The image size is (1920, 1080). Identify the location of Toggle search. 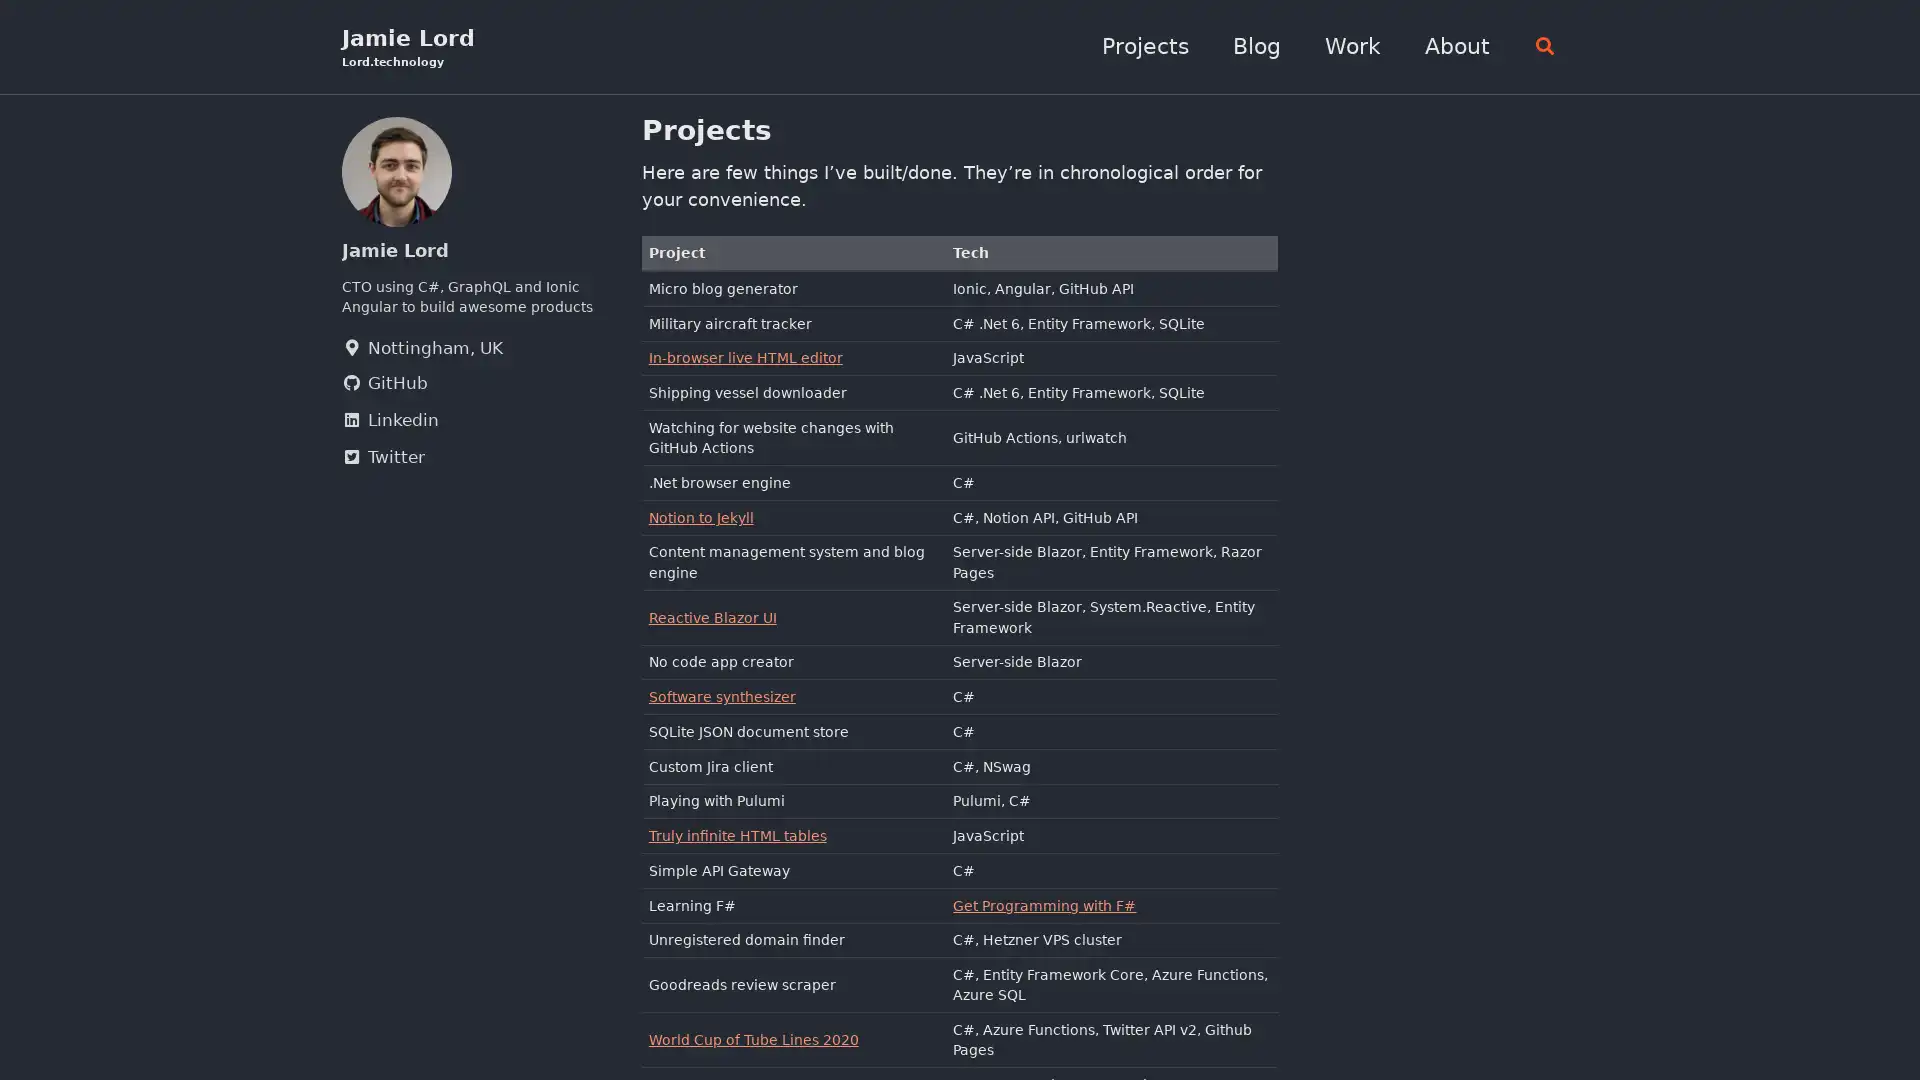
(1538, 46).